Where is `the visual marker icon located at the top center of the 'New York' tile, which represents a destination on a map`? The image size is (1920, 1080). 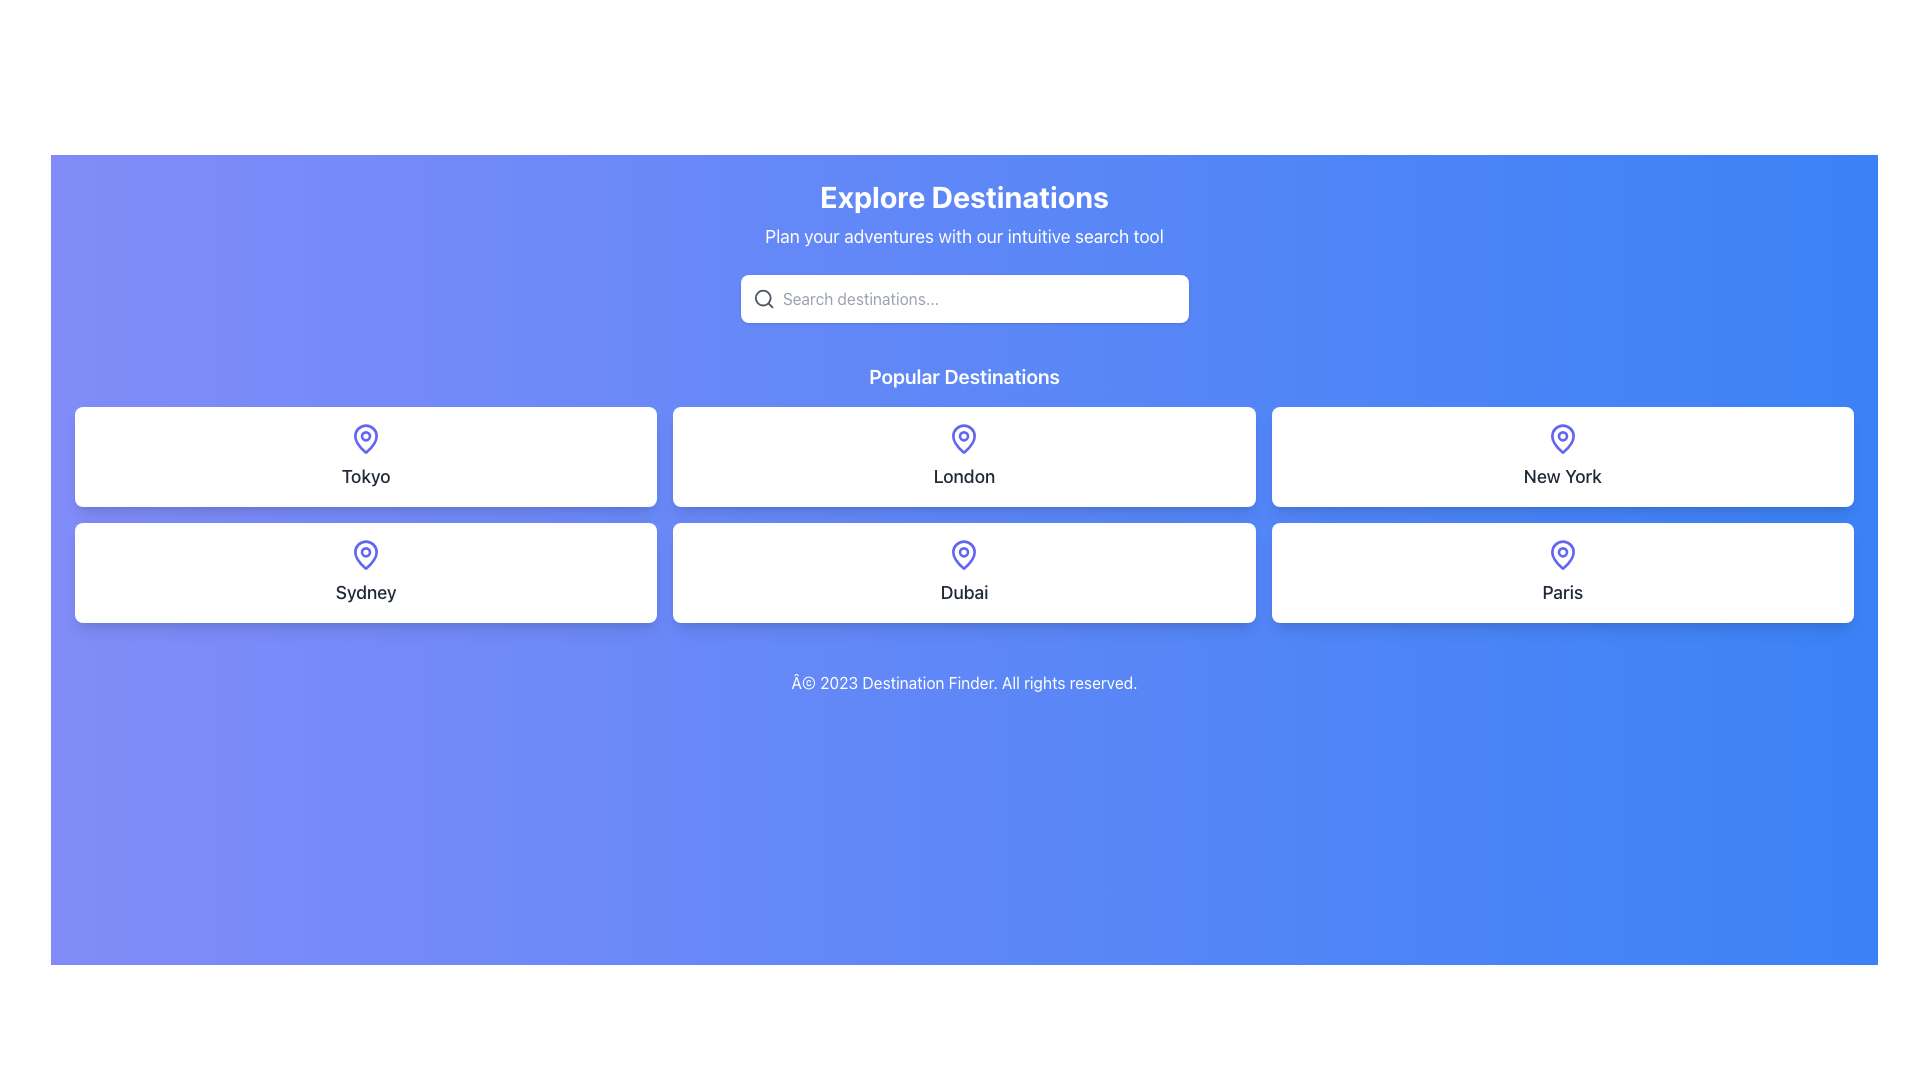 the visual marker icon located at the top center of the 'New York' tile, which represents a destination on a map is located at coordinates (1561, 438).